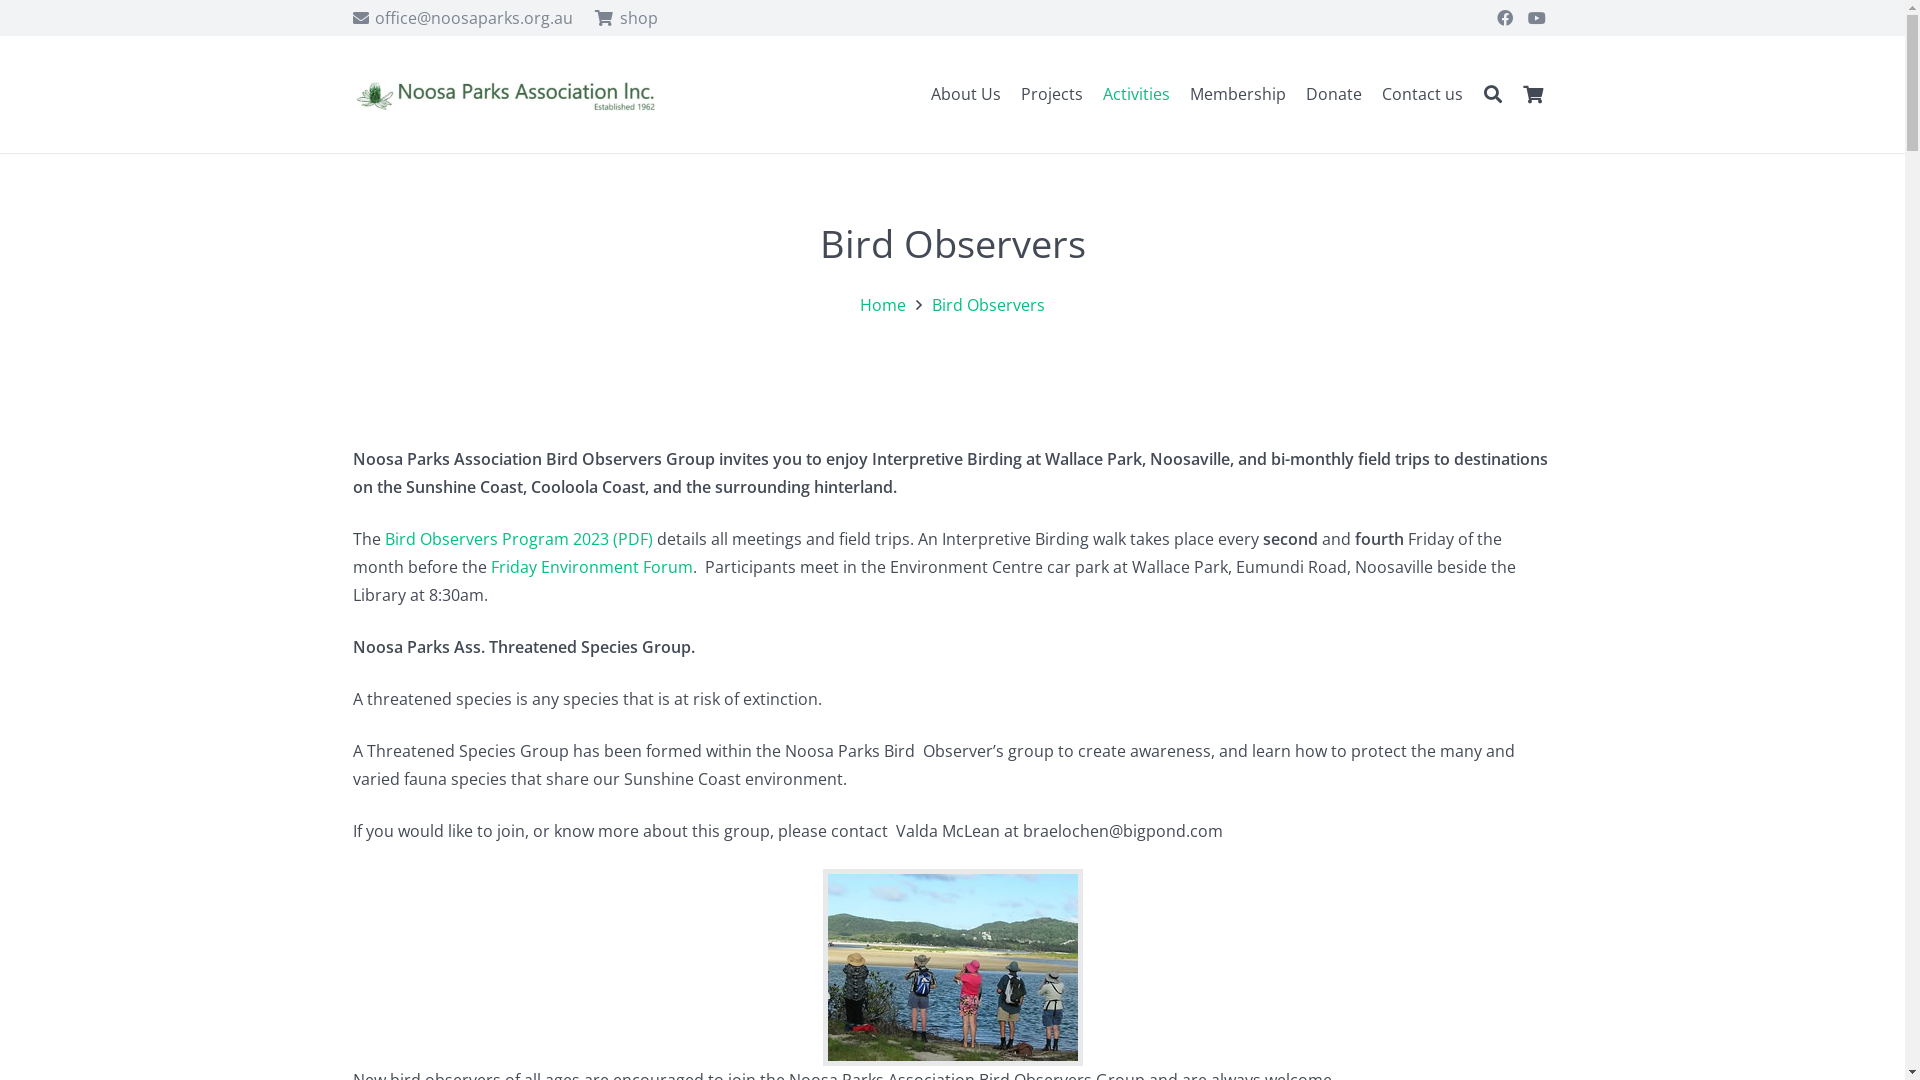  I want to click on 'Donate', so click(1296, 94).